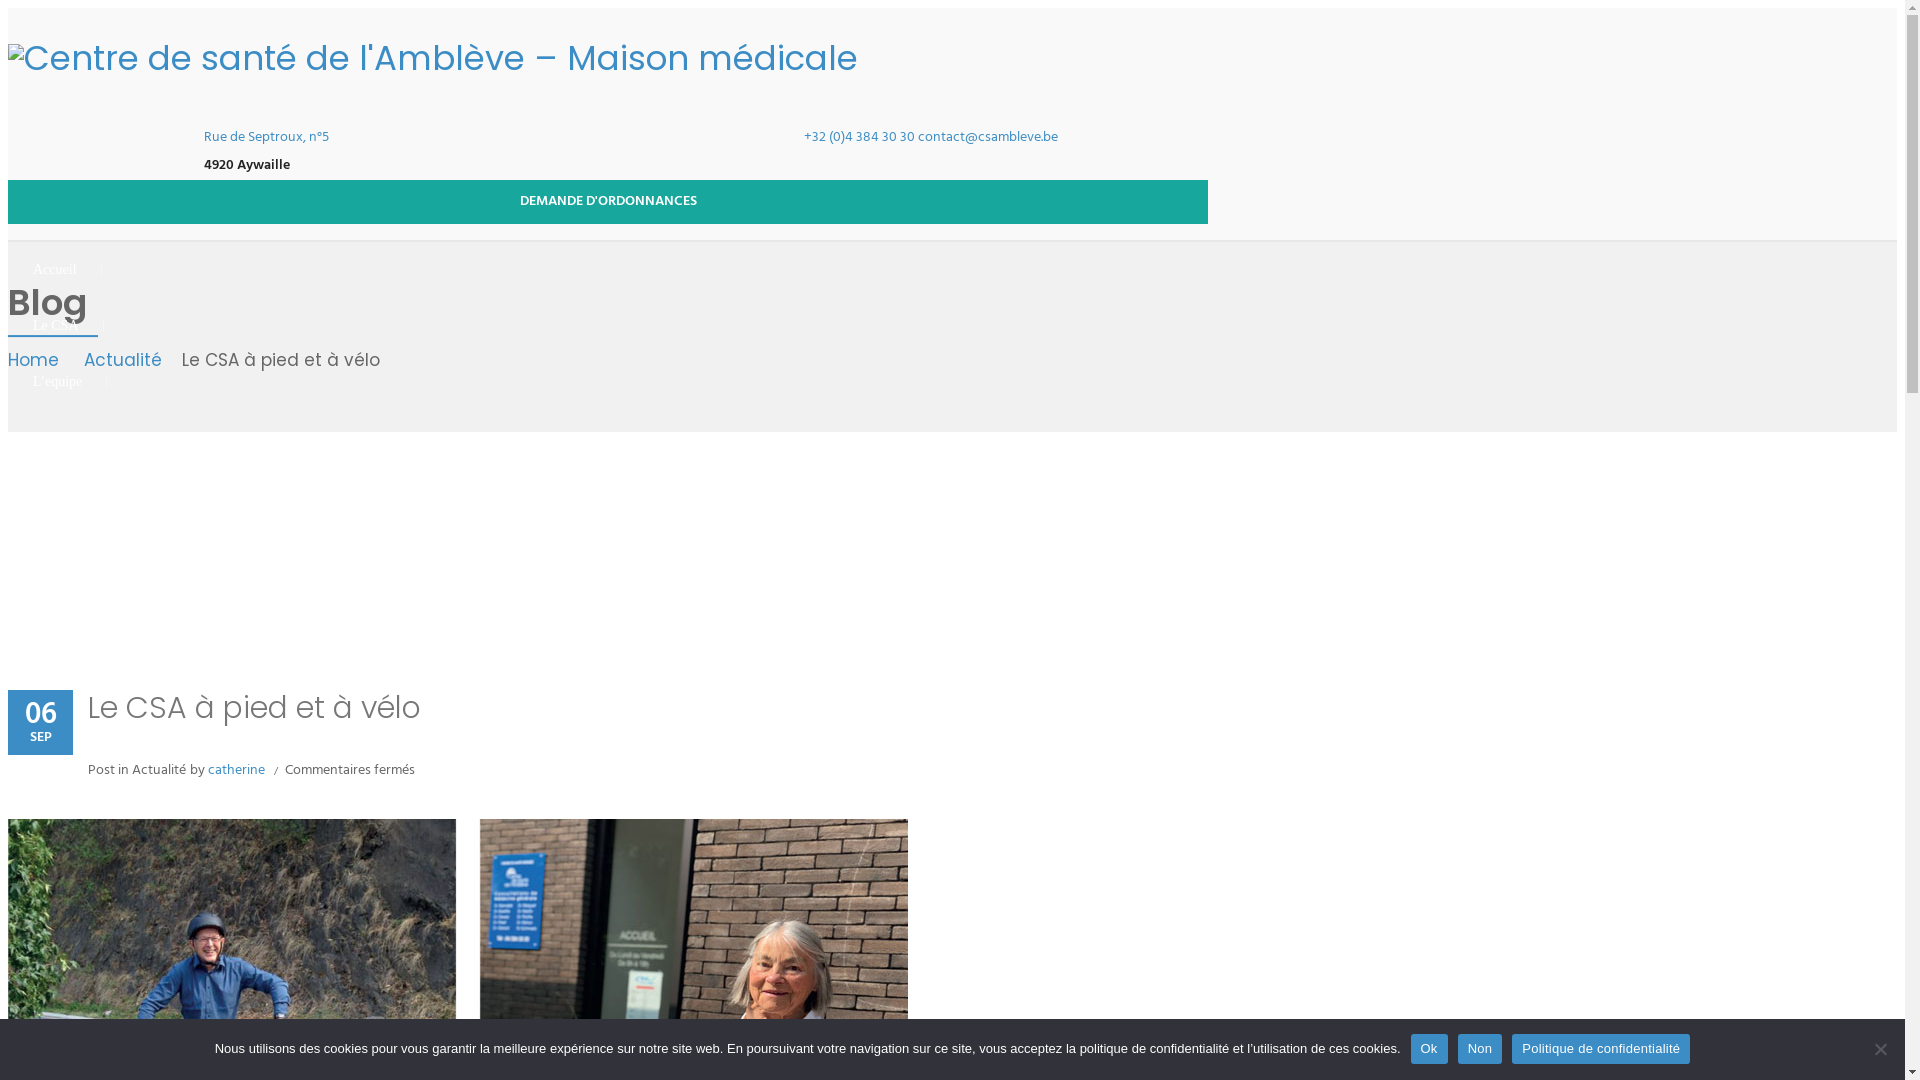 Image resolution: width=1920 pixels, height=1080 pixels. What do you see at coordinates (38, 361) in the screenshot?
I see `'Home'` at bounding box center [38, 361].